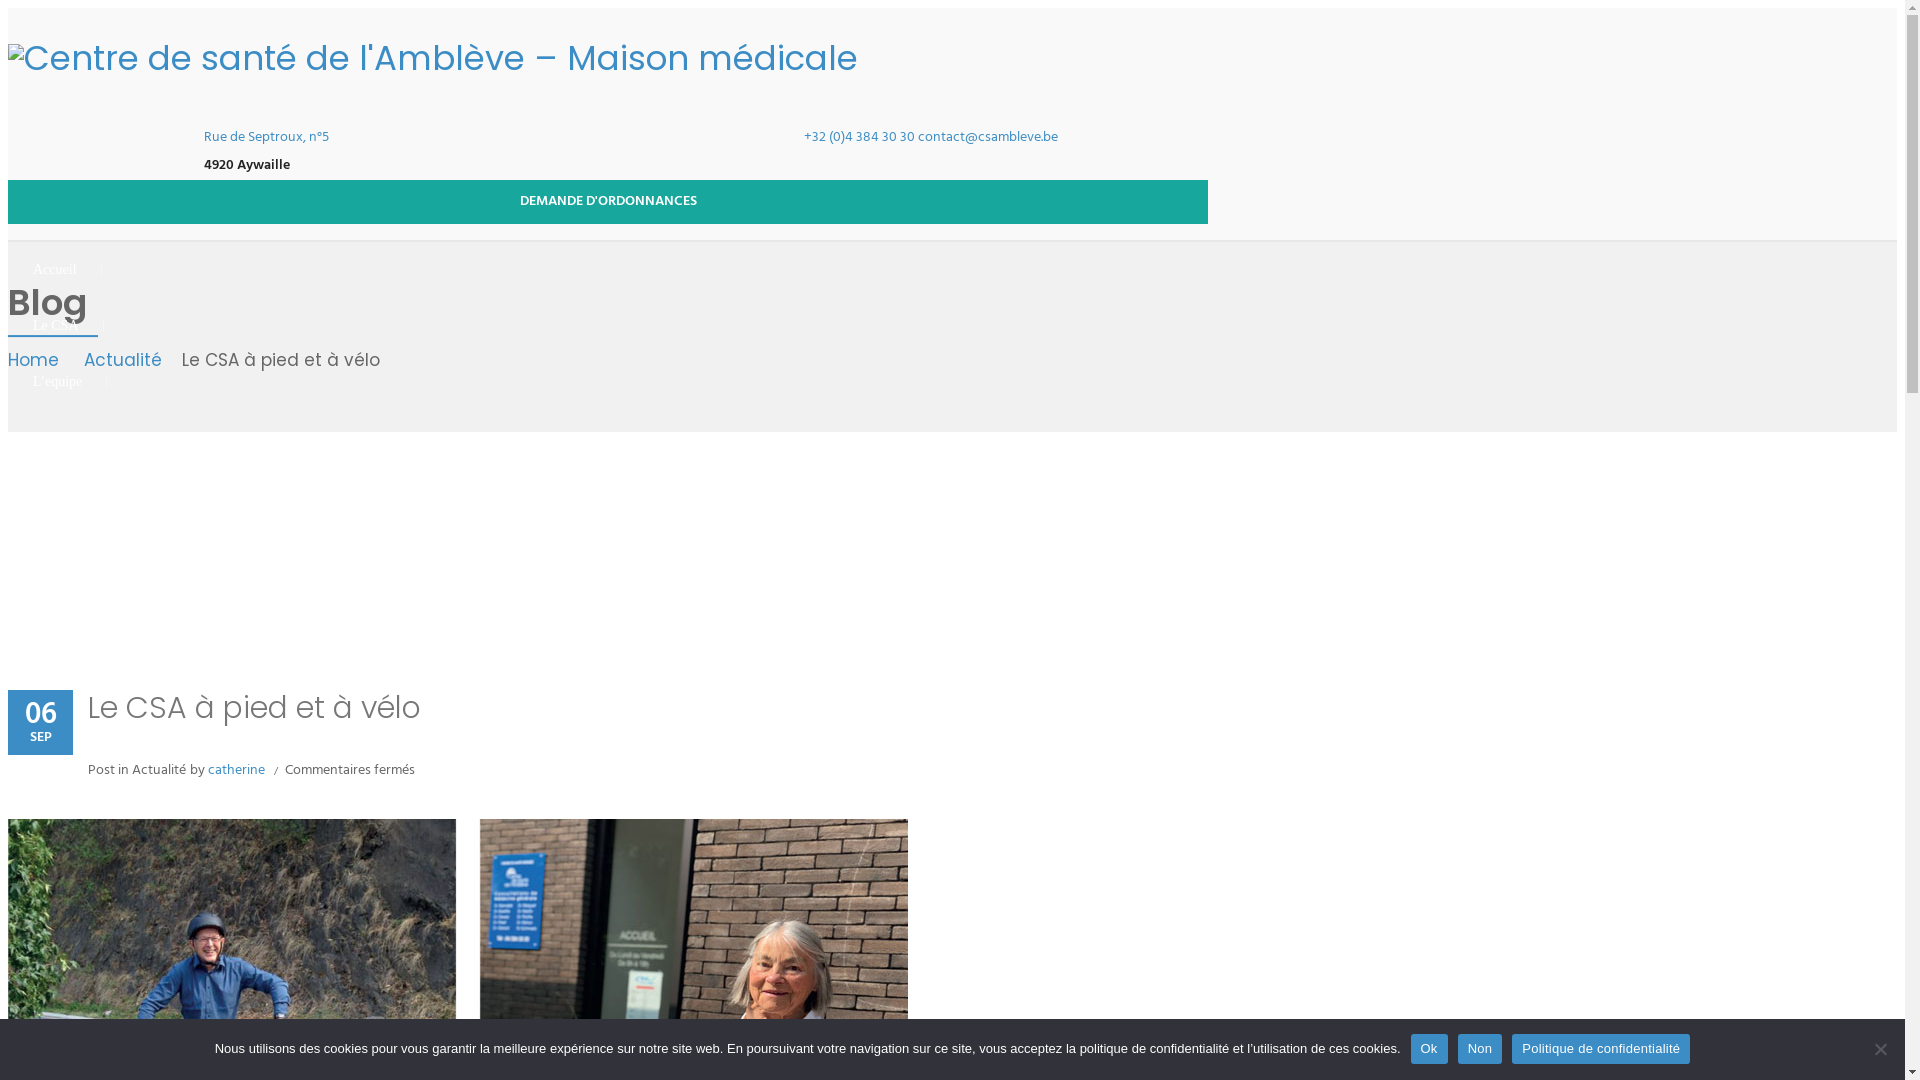 Image resolution: width=1920 pixels, height=1080 pixels. What do you see at coordinates (38, 361) in the screenshot?
I see `'Home'` at bounding box center [38, 361].